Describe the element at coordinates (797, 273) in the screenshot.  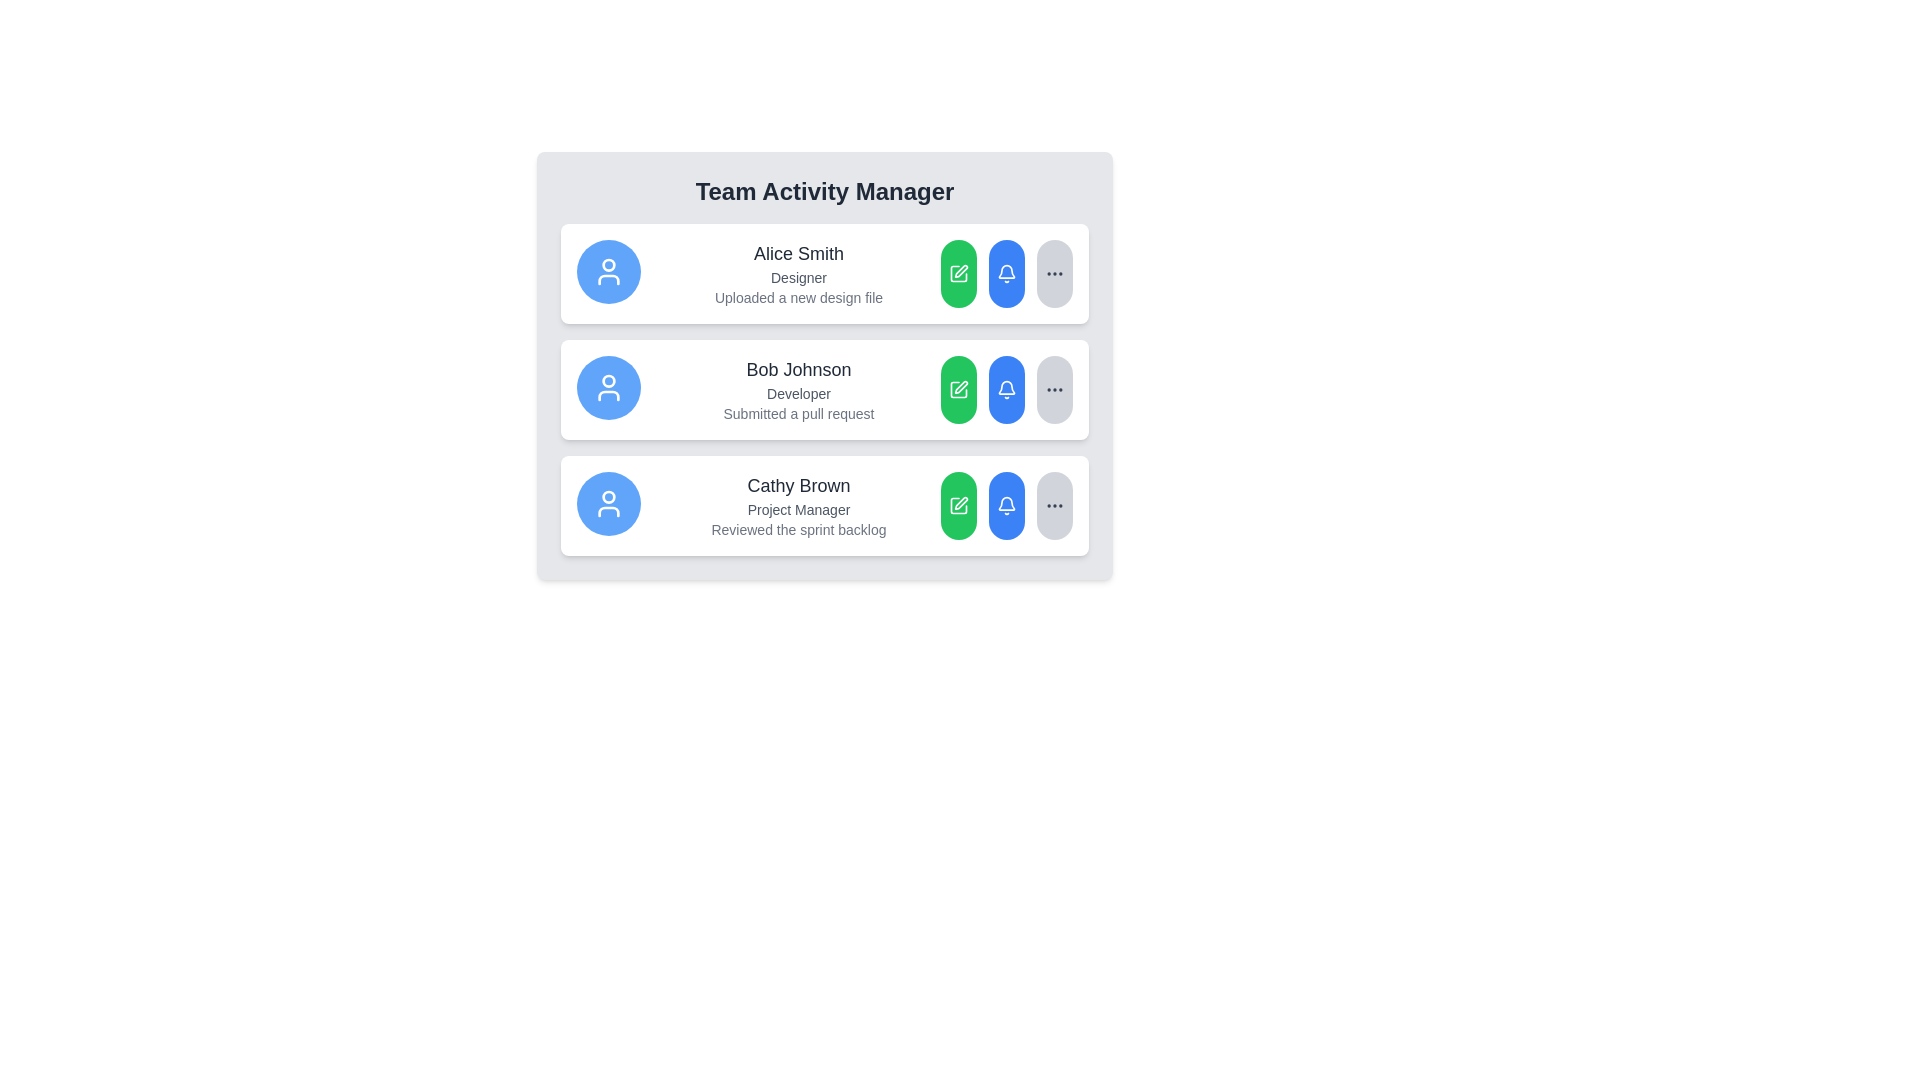
I see `the text content display that shows 'Alice Smith', 'Designer', and 'Uploaded a new design file' in the first card of the 'Team Activity Manager' section` at that location.